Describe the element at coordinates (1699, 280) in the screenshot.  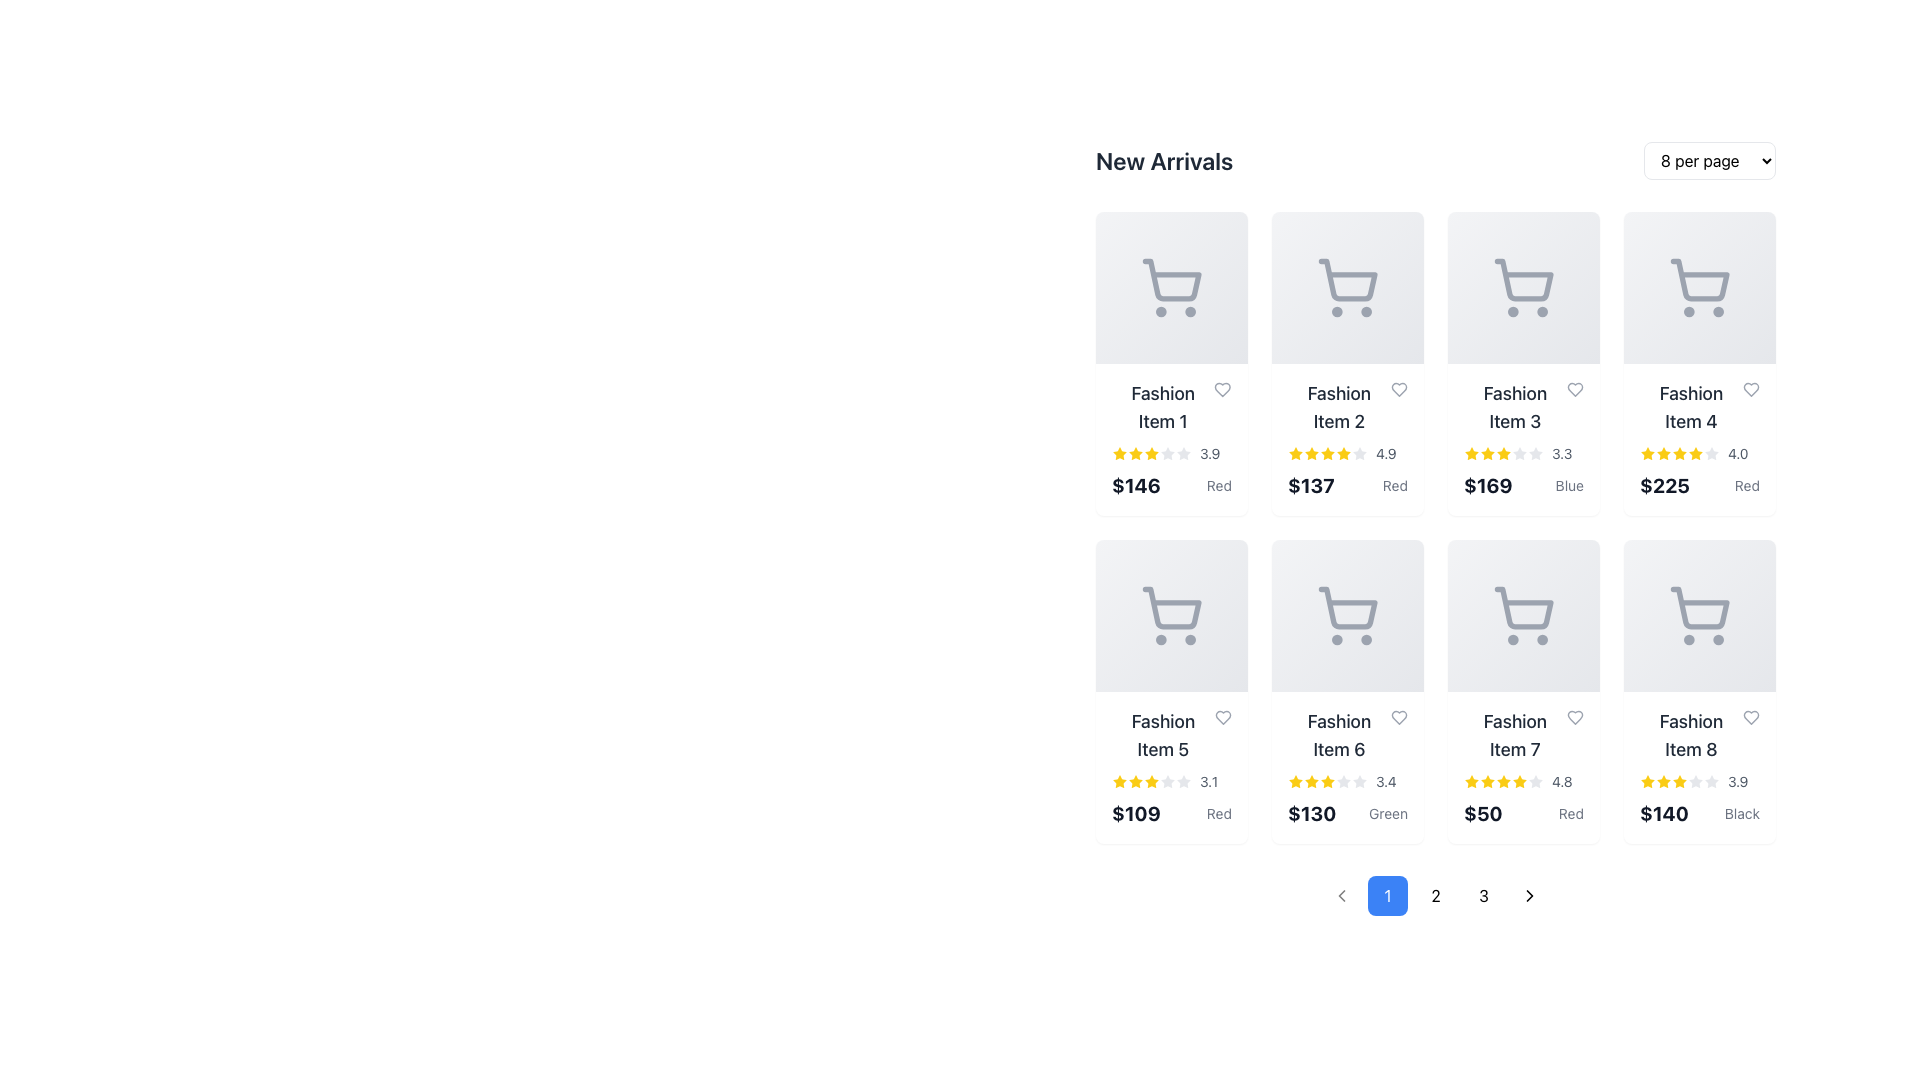
I see `the graphical cart icon, which is located in the fourth card of the first row in the grid layout, above the text 'Fashion Item 4'` at that location.